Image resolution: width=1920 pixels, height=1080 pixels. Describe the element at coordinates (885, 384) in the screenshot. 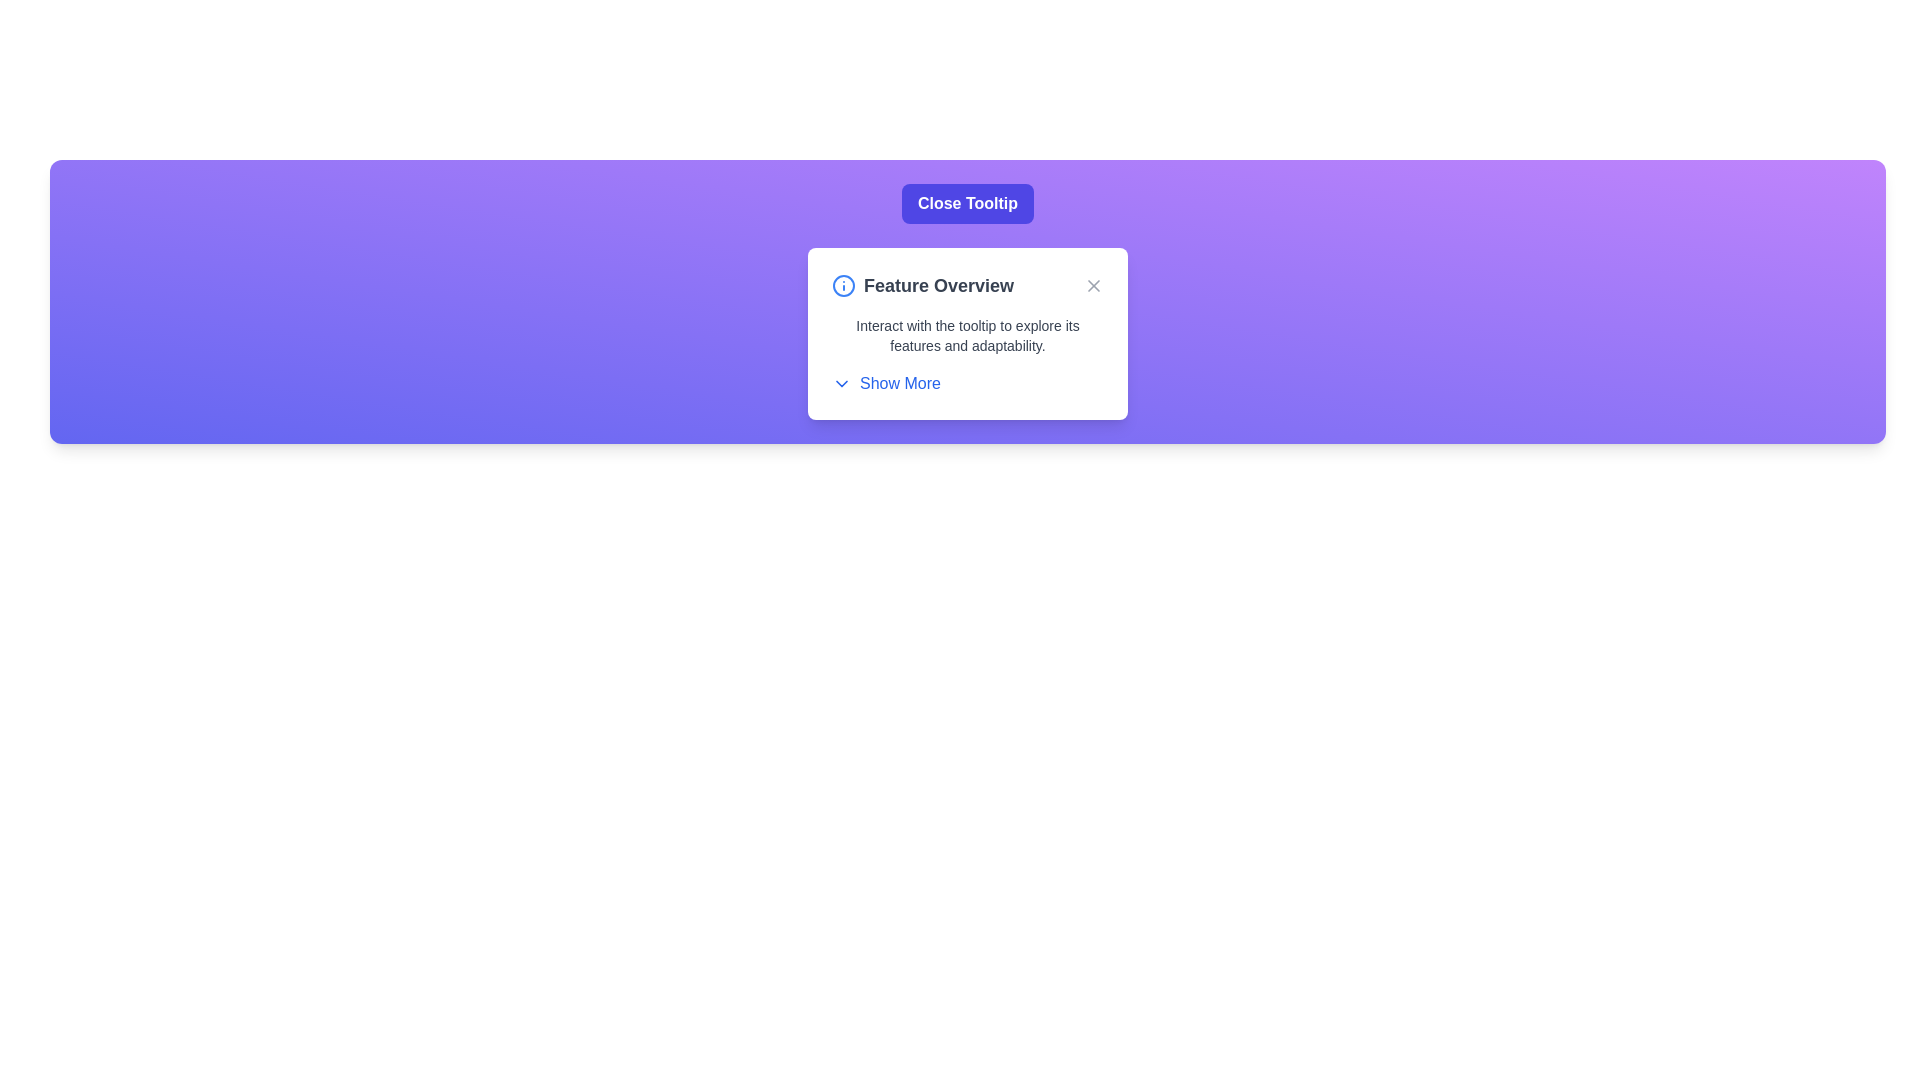

I see `the blue text link 'Show More' located at the bottom of the 'Feature Overview' modal` at that location.